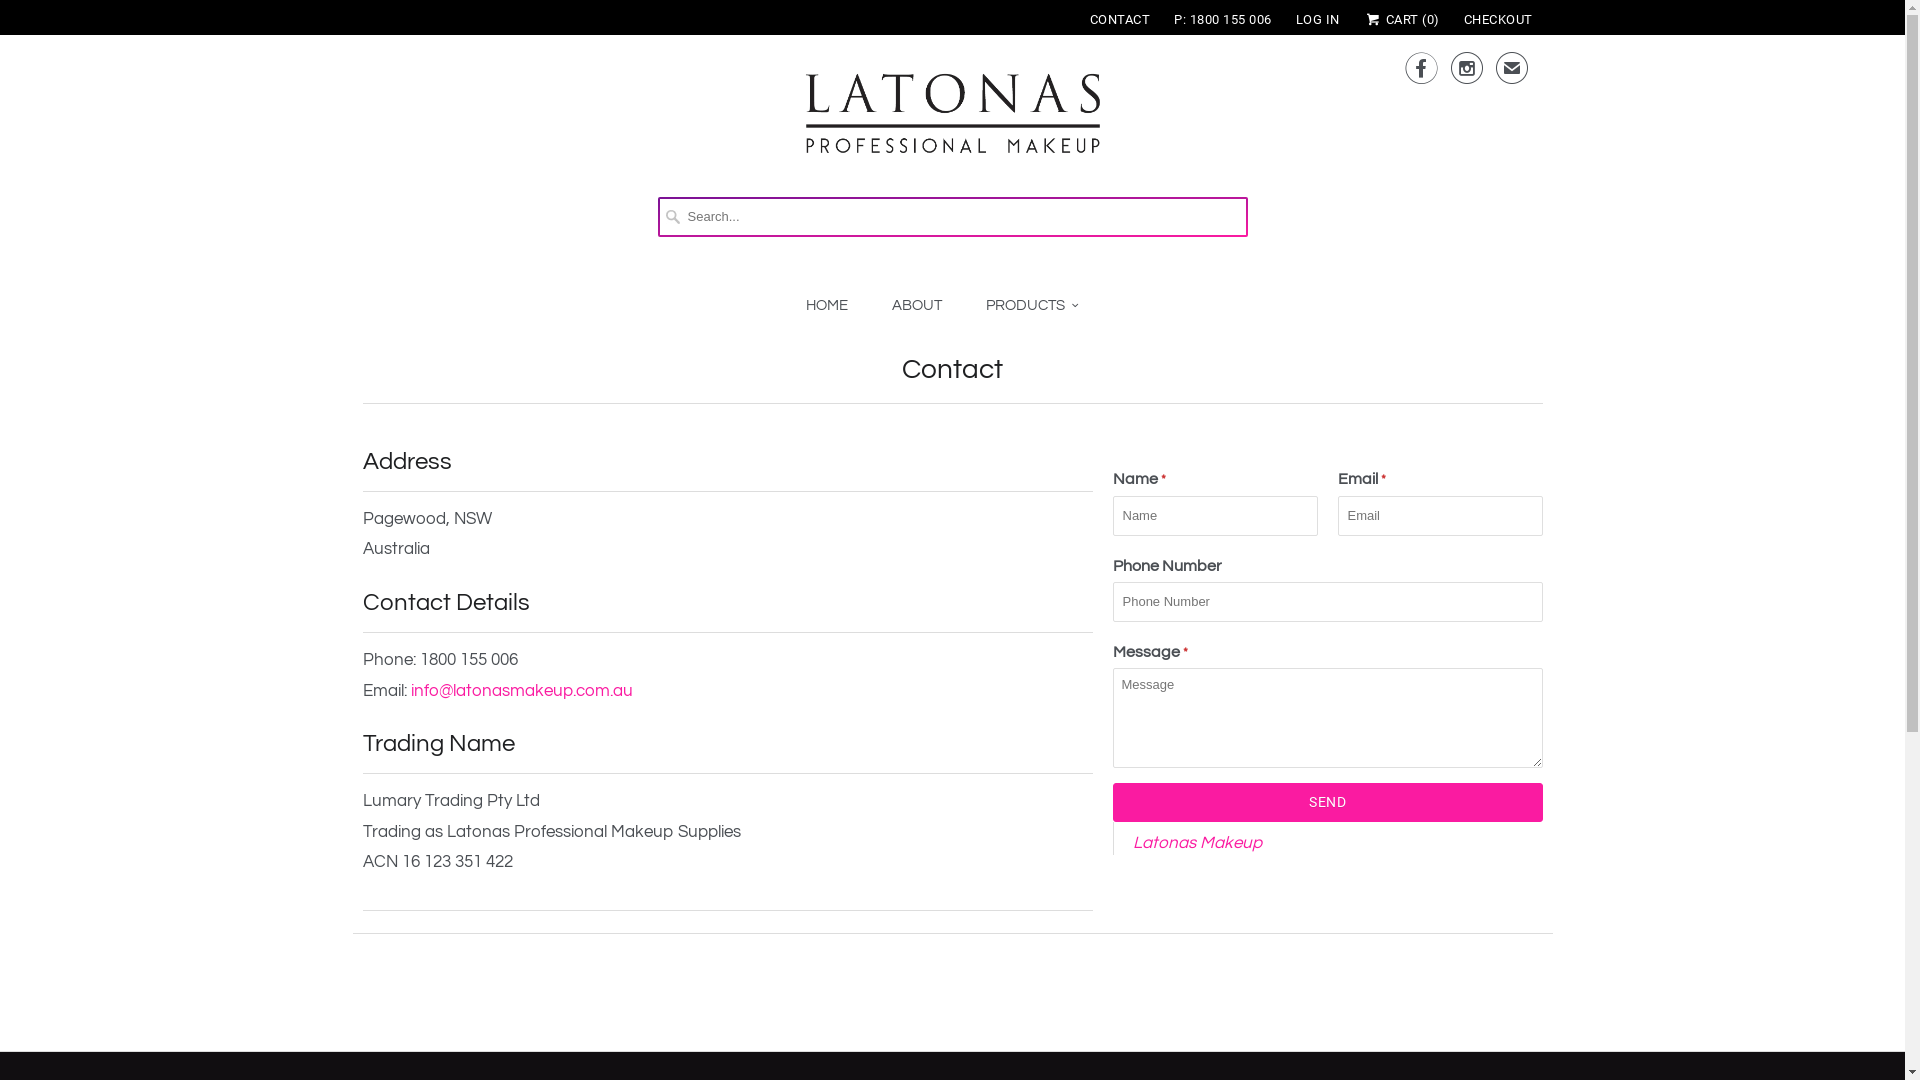  What do you see at coordinates (1318, 19) in the screenshot?
I see `'LOG IN'` at bounding box center [1318, 19].